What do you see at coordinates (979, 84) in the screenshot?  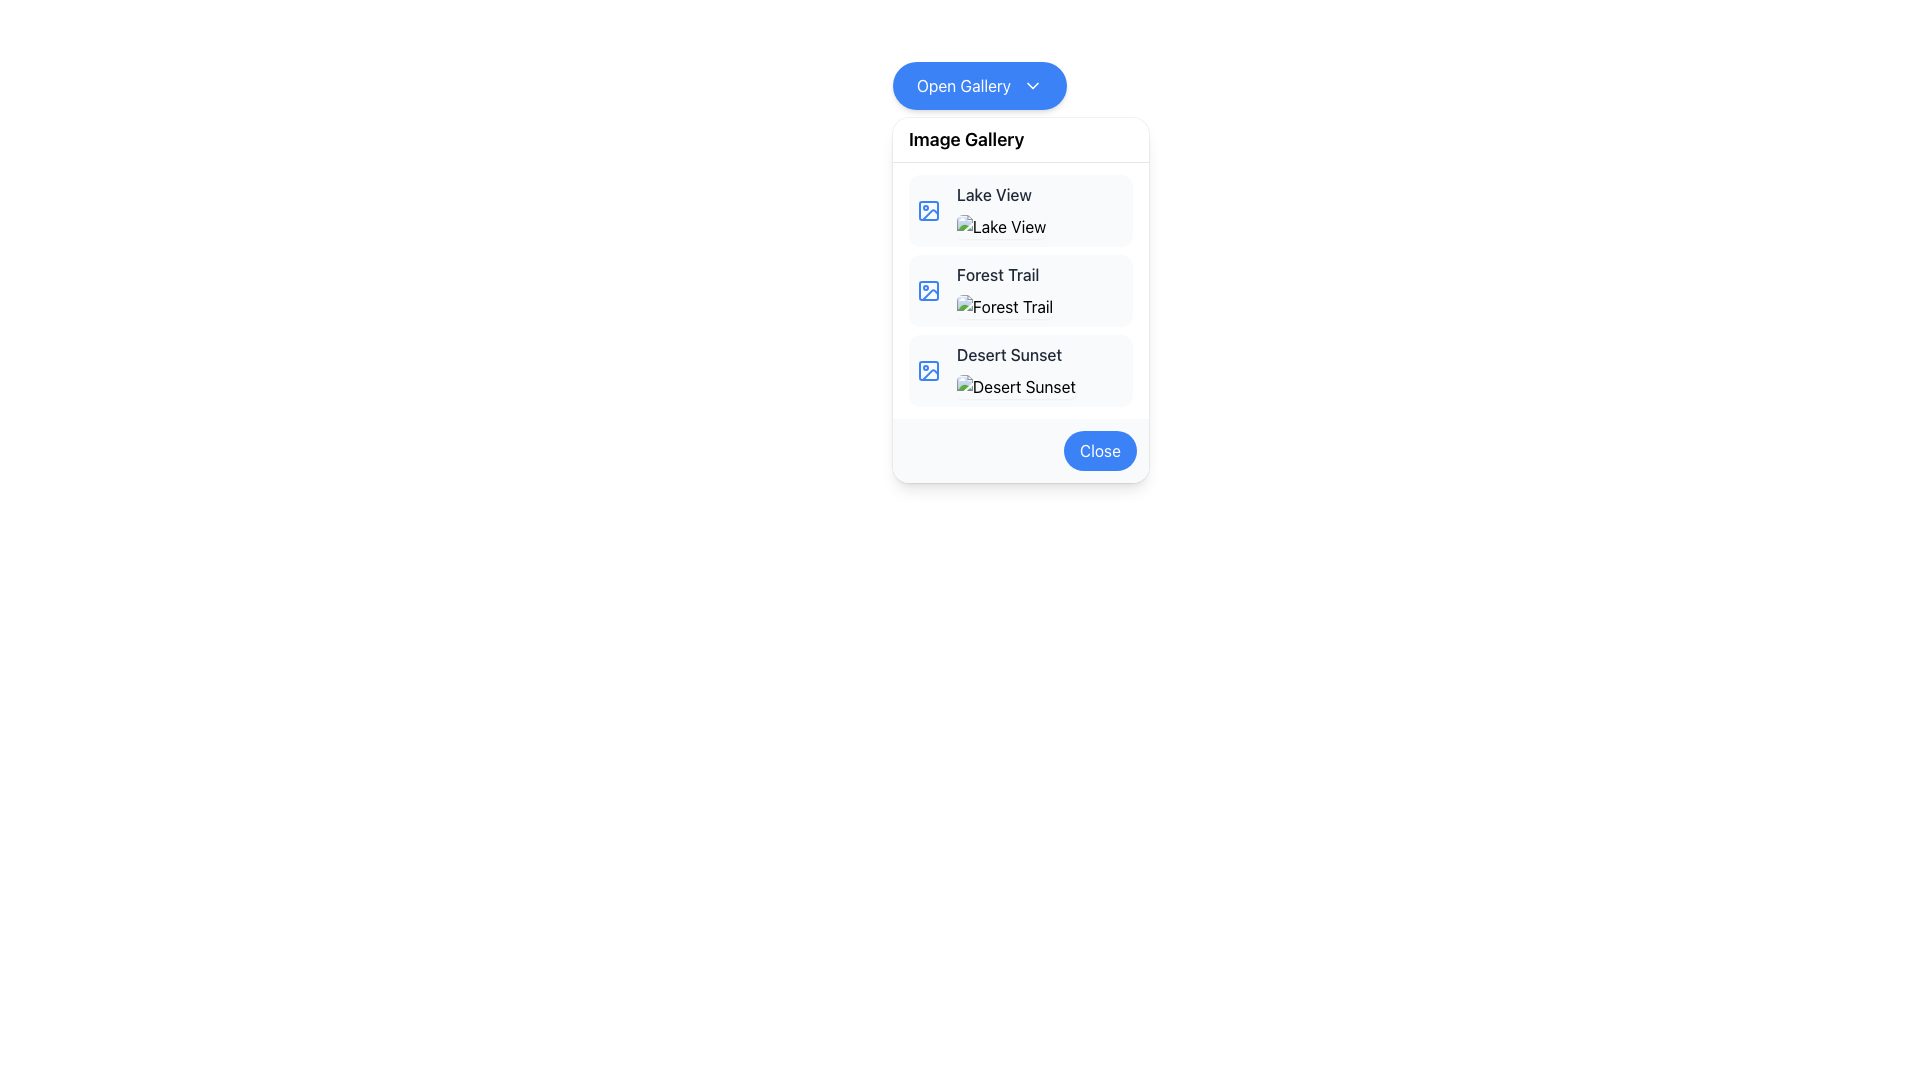 I see `the blue button labeled 'Open Gallery' with a downwards arrow icon` at bounding box center [979, 84].